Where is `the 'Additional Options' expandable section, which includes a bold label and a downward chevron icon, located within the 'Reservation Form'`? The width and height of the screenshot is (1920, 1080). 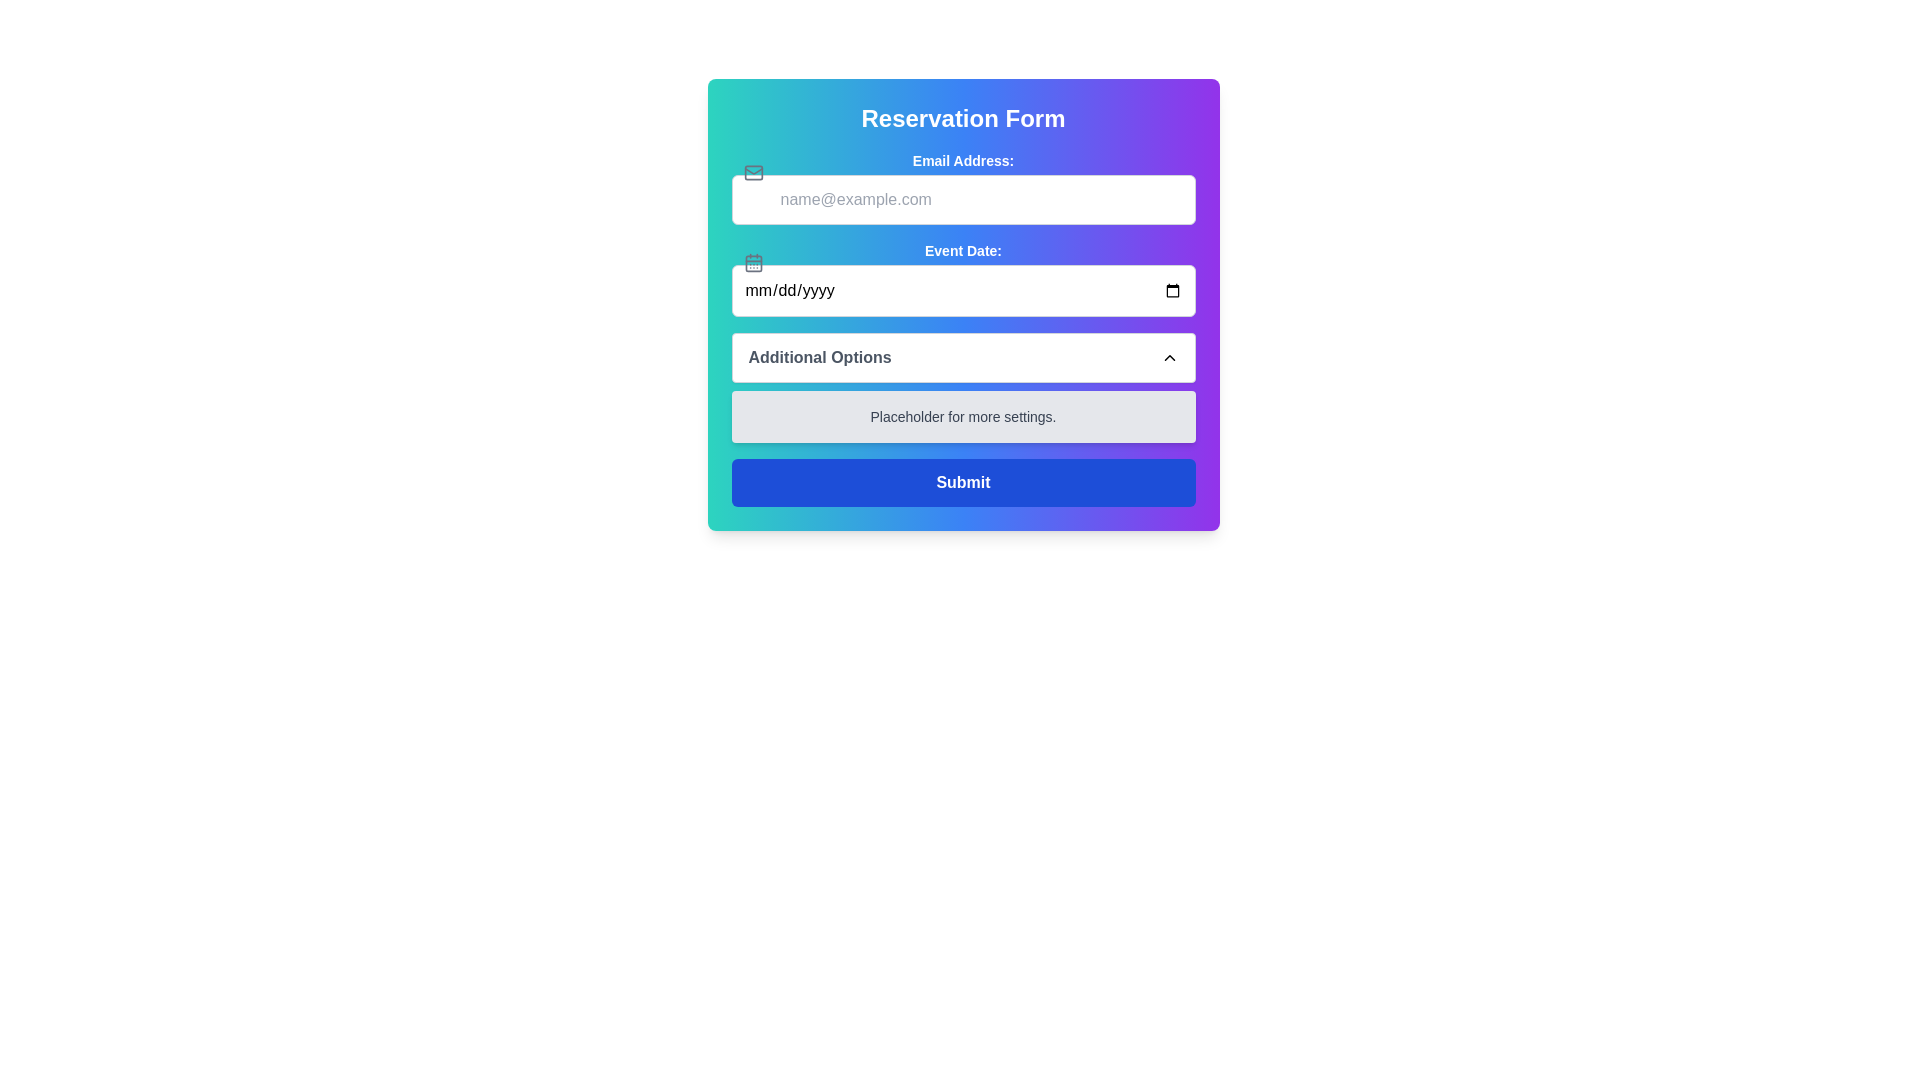
the 'Additional Options' expandable section, which includes a bold label and a downward chevron icon, located within the 'Reservation Form' is located at coordinates (963, 388).